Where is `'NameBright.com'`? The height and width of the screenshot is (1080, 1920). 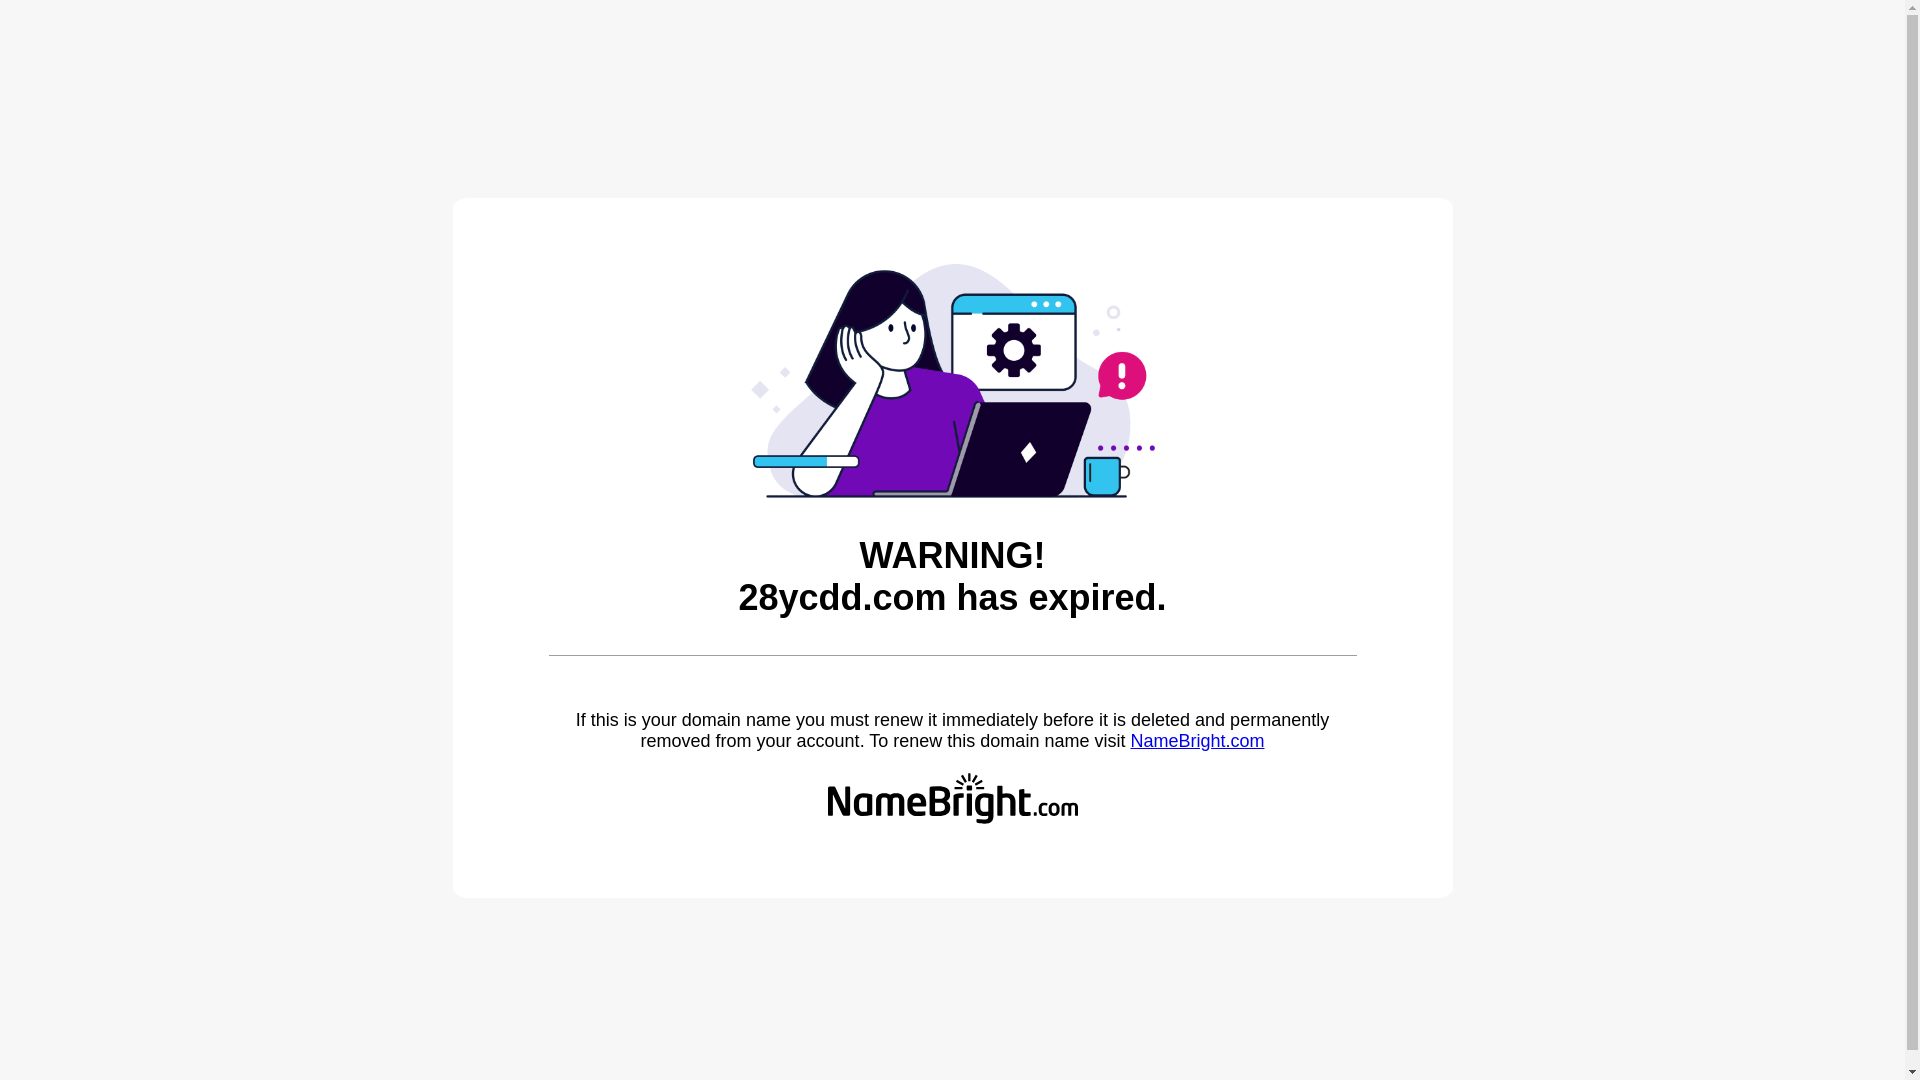
'NameBright.com' is located at coordinates (1129, 740).